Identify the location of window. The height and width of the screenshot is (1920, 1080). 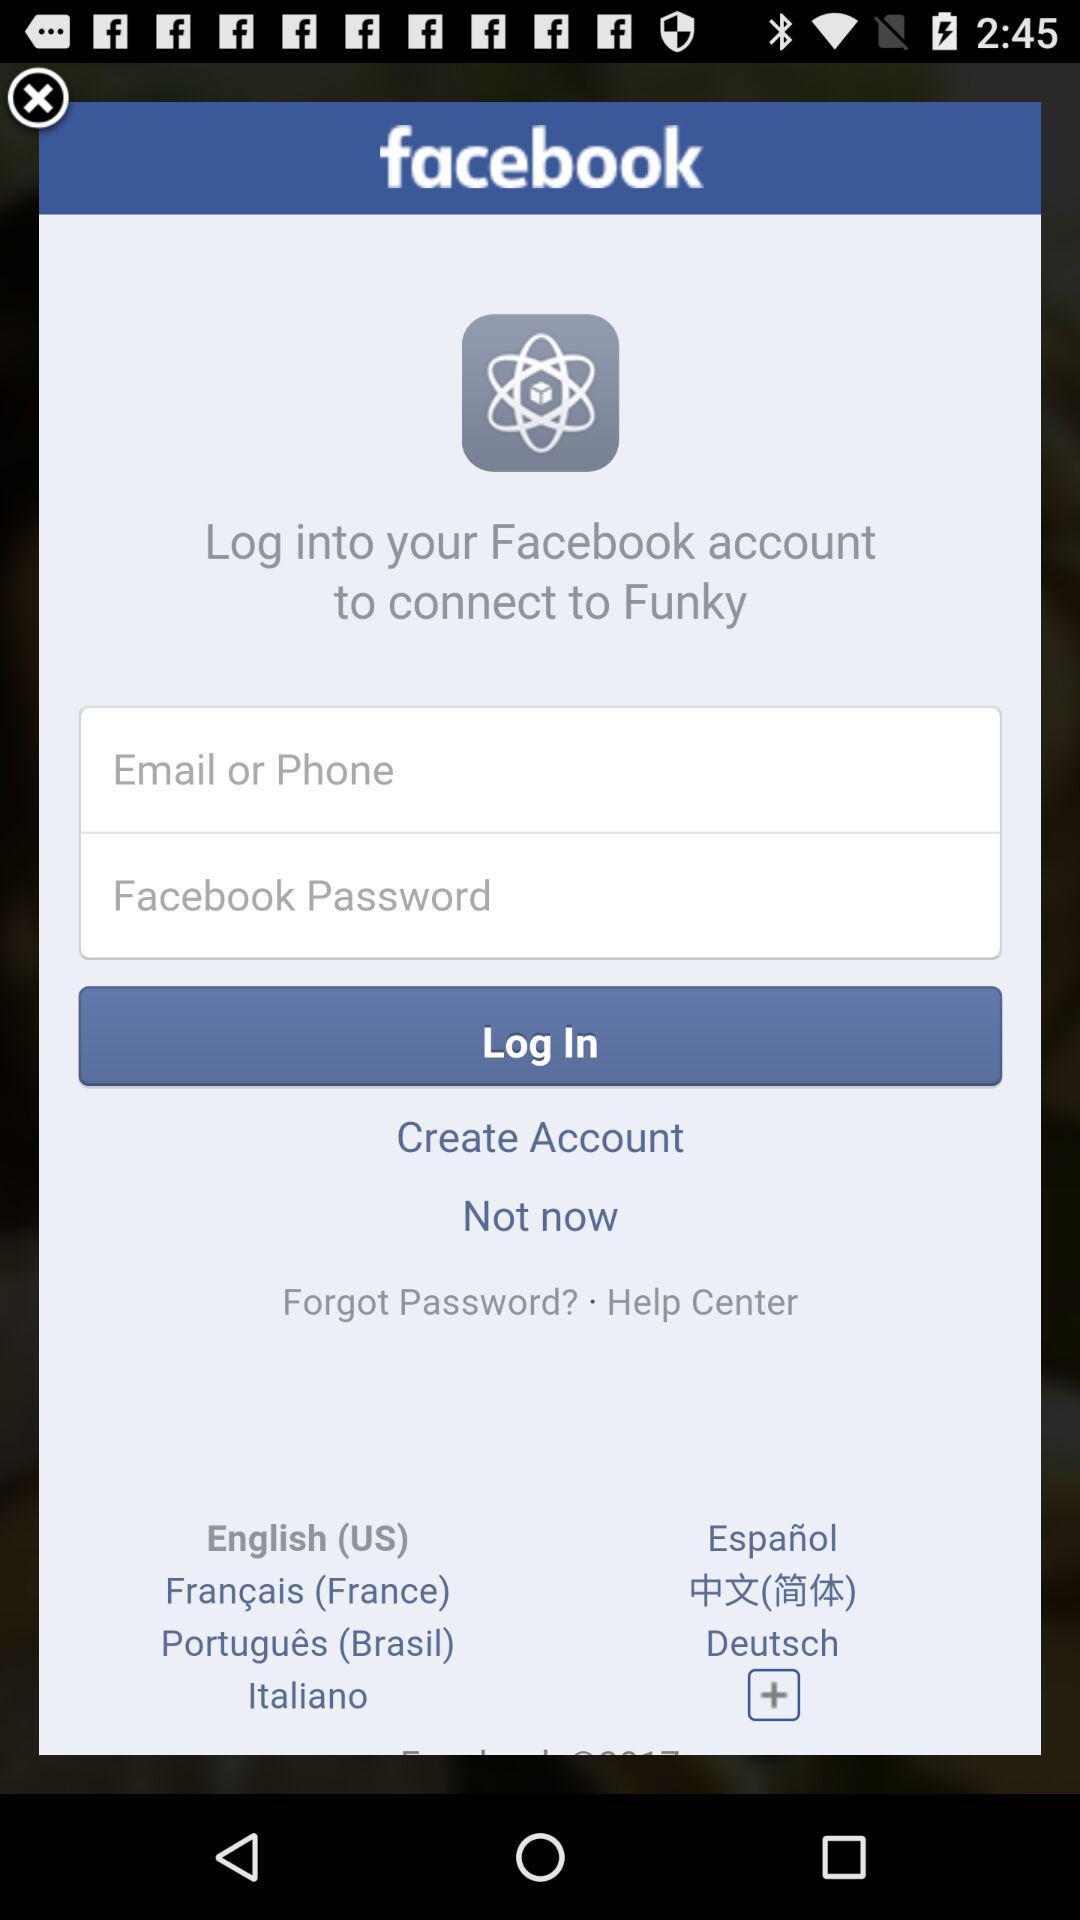
(38, 100).